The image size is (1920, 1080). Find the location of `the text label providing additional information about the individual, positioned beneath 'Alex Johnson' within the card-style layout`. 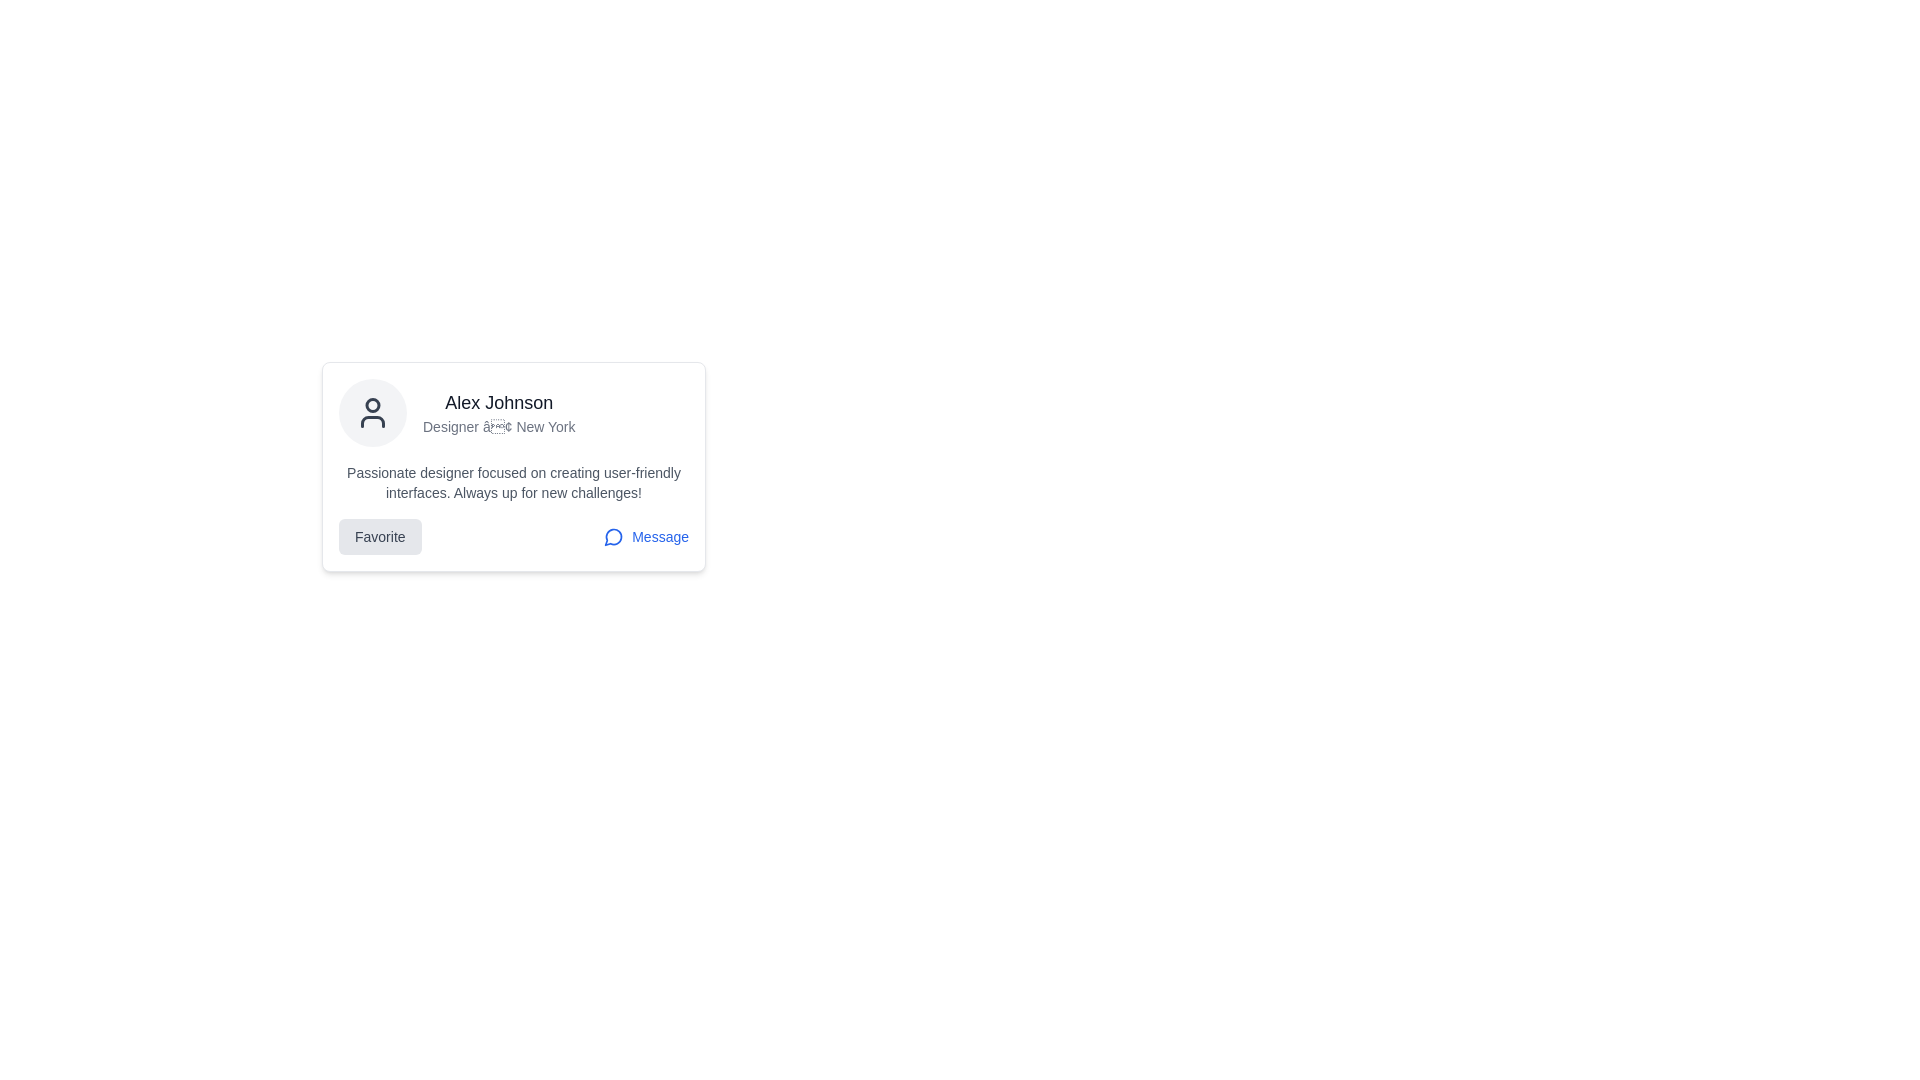

the text label providing additional information about the individual, positioned beneath 'Alex Johnson' within the card-style layout is located at coordinates (499, 426).